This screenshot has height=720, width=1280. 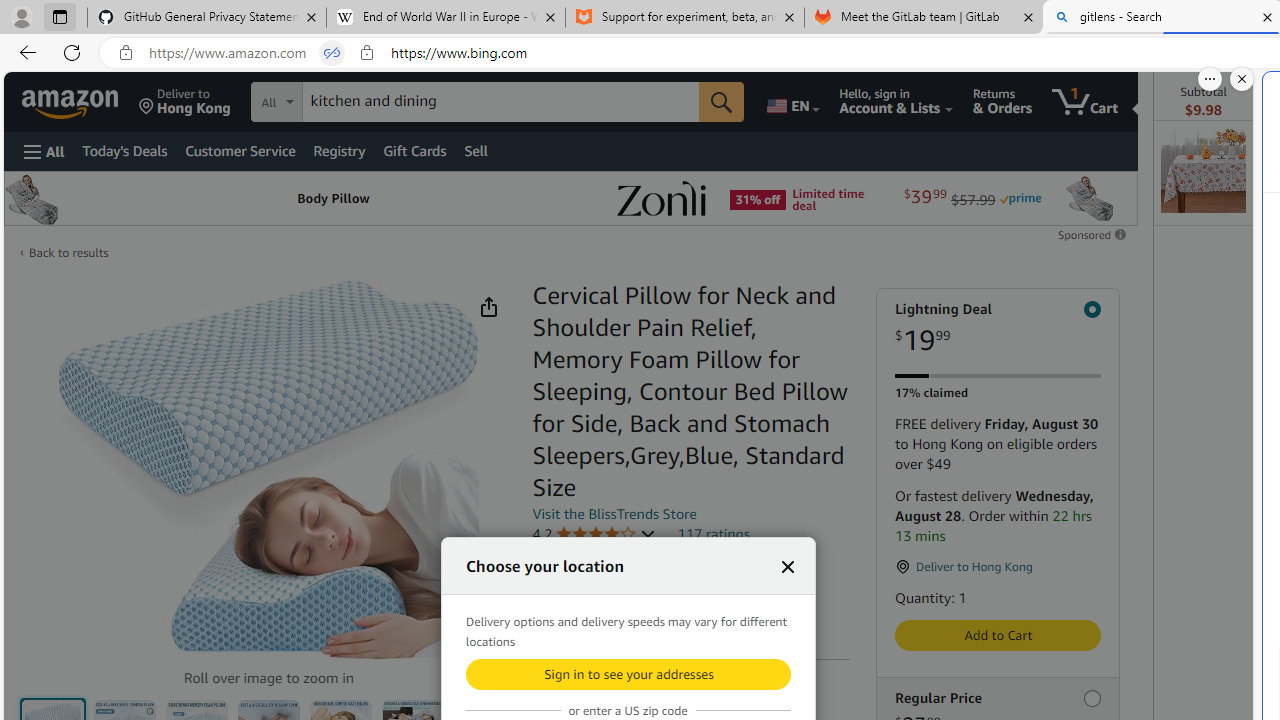 What do you see at coordinates (444, 17) in the screenshot?
I see `'End of World War II in Europe - Wikipedia'` at bounding box center [444, 17].